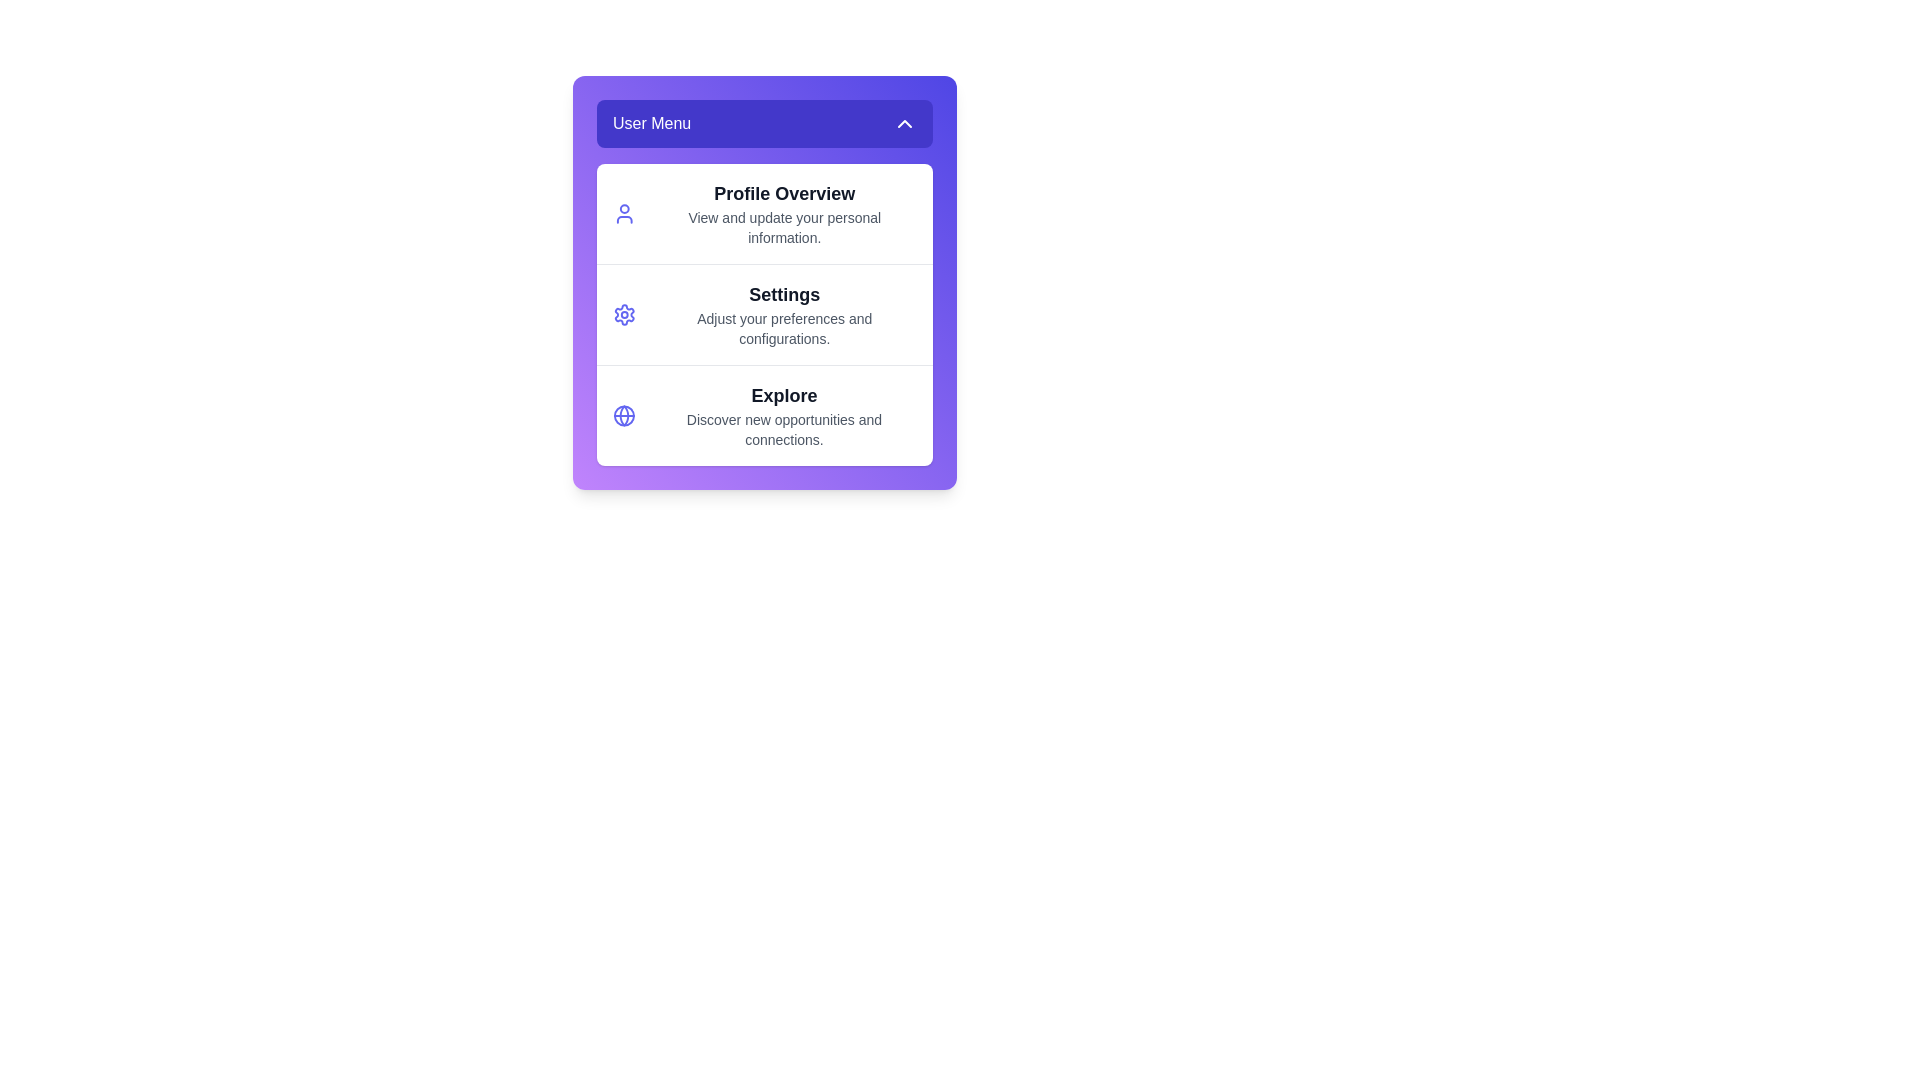 This screenshot has width=1920, height=1080. What do you see at coordinates (904, 123) in the screenshot?
I see `the Chevron Up icon located in the top-right corner of the 'User Menu' header bar` at bounding box center [904, 123].